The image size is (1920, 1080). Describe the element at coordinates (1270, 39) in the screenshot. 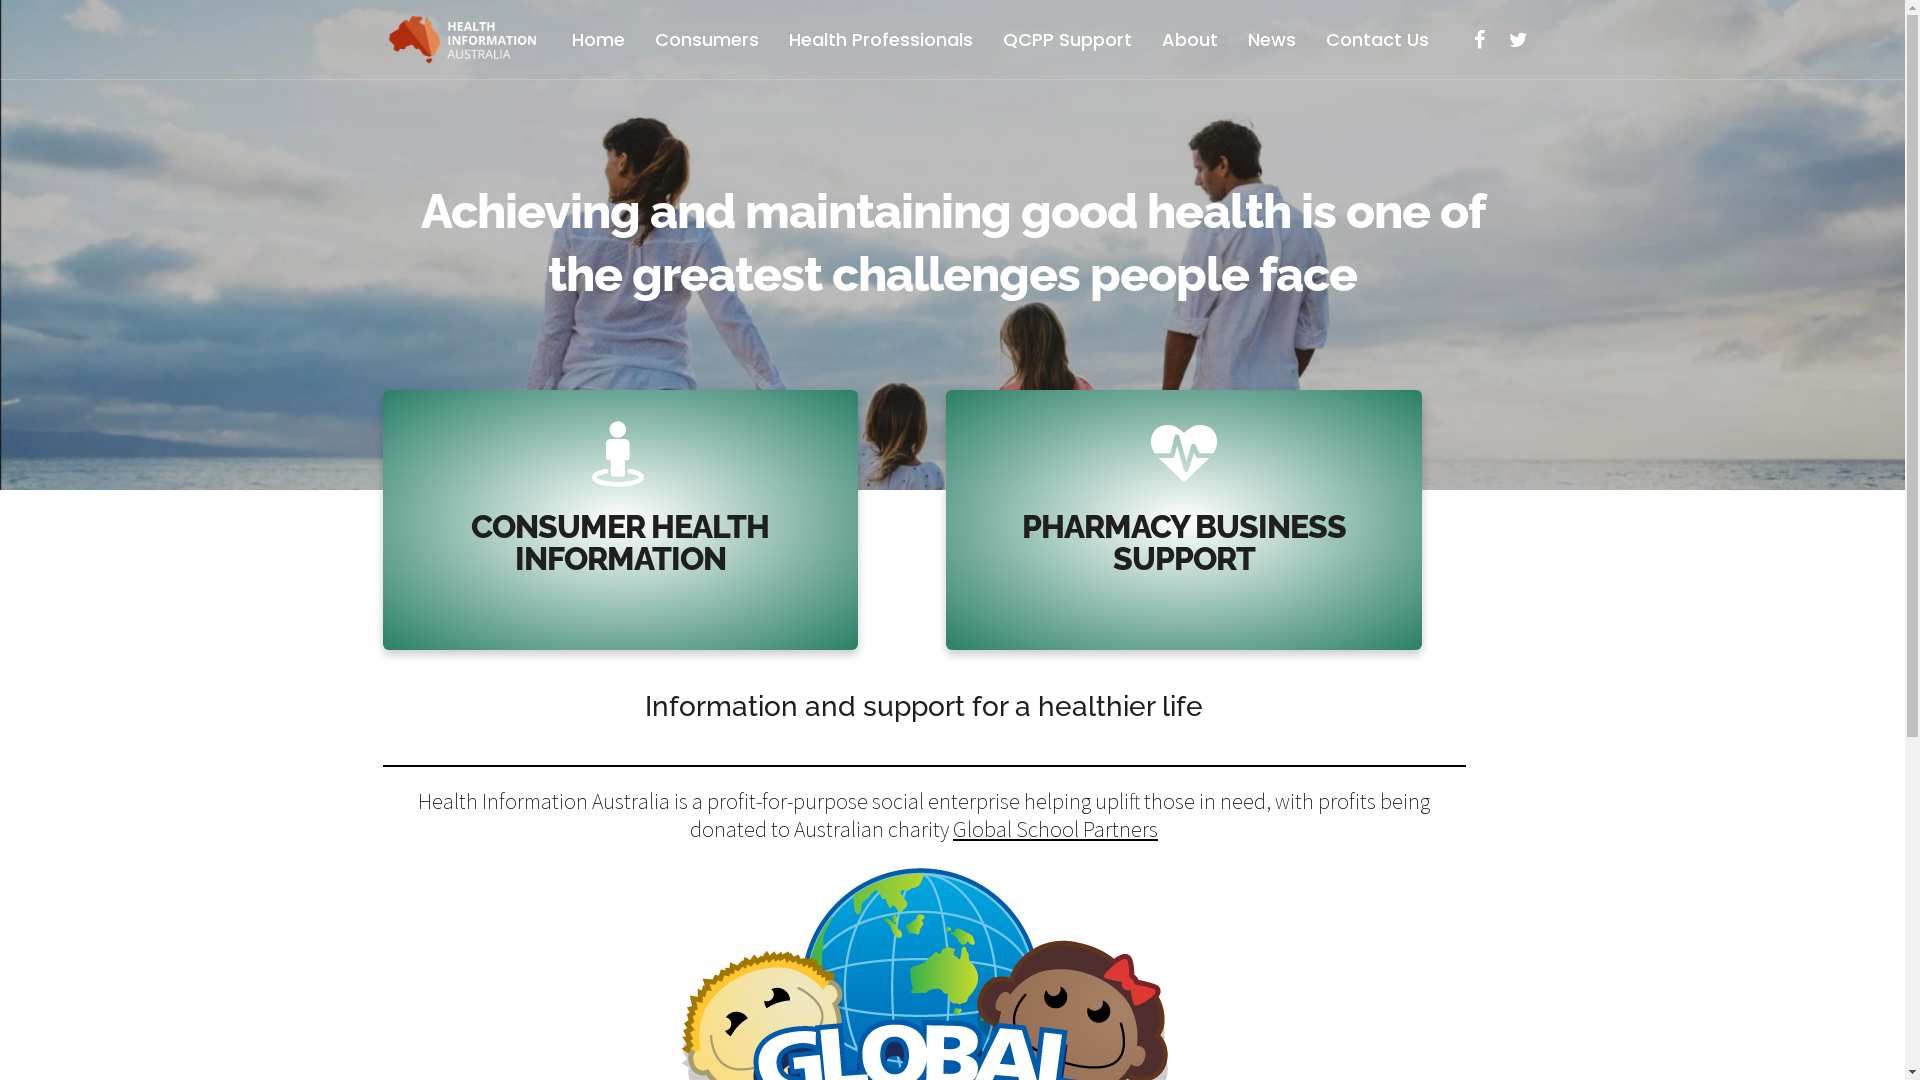

I see `'News'` at that location.